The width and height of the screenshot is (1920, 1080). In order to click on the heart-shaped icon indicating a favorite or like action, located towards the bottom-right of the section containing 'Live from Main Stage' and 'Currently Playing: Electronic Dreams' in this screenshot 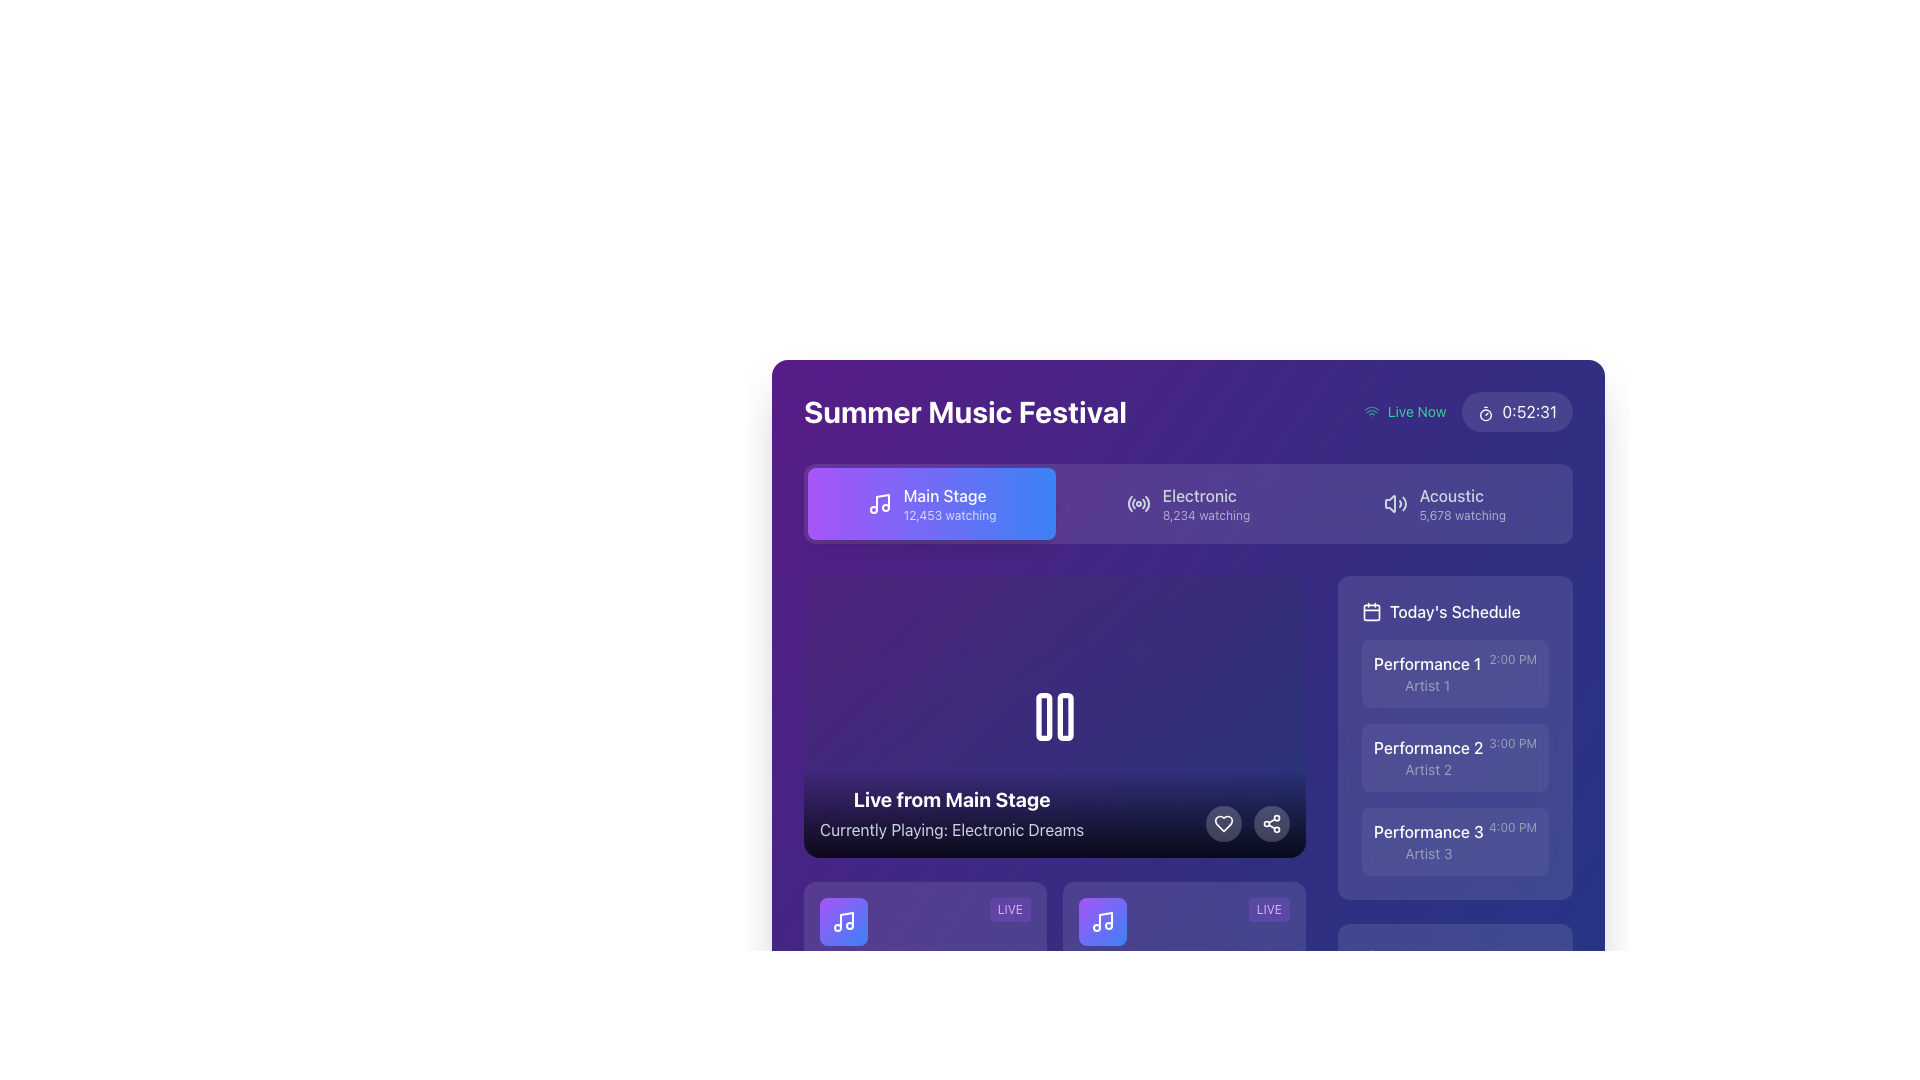, I will do `click(1223, 824)`.